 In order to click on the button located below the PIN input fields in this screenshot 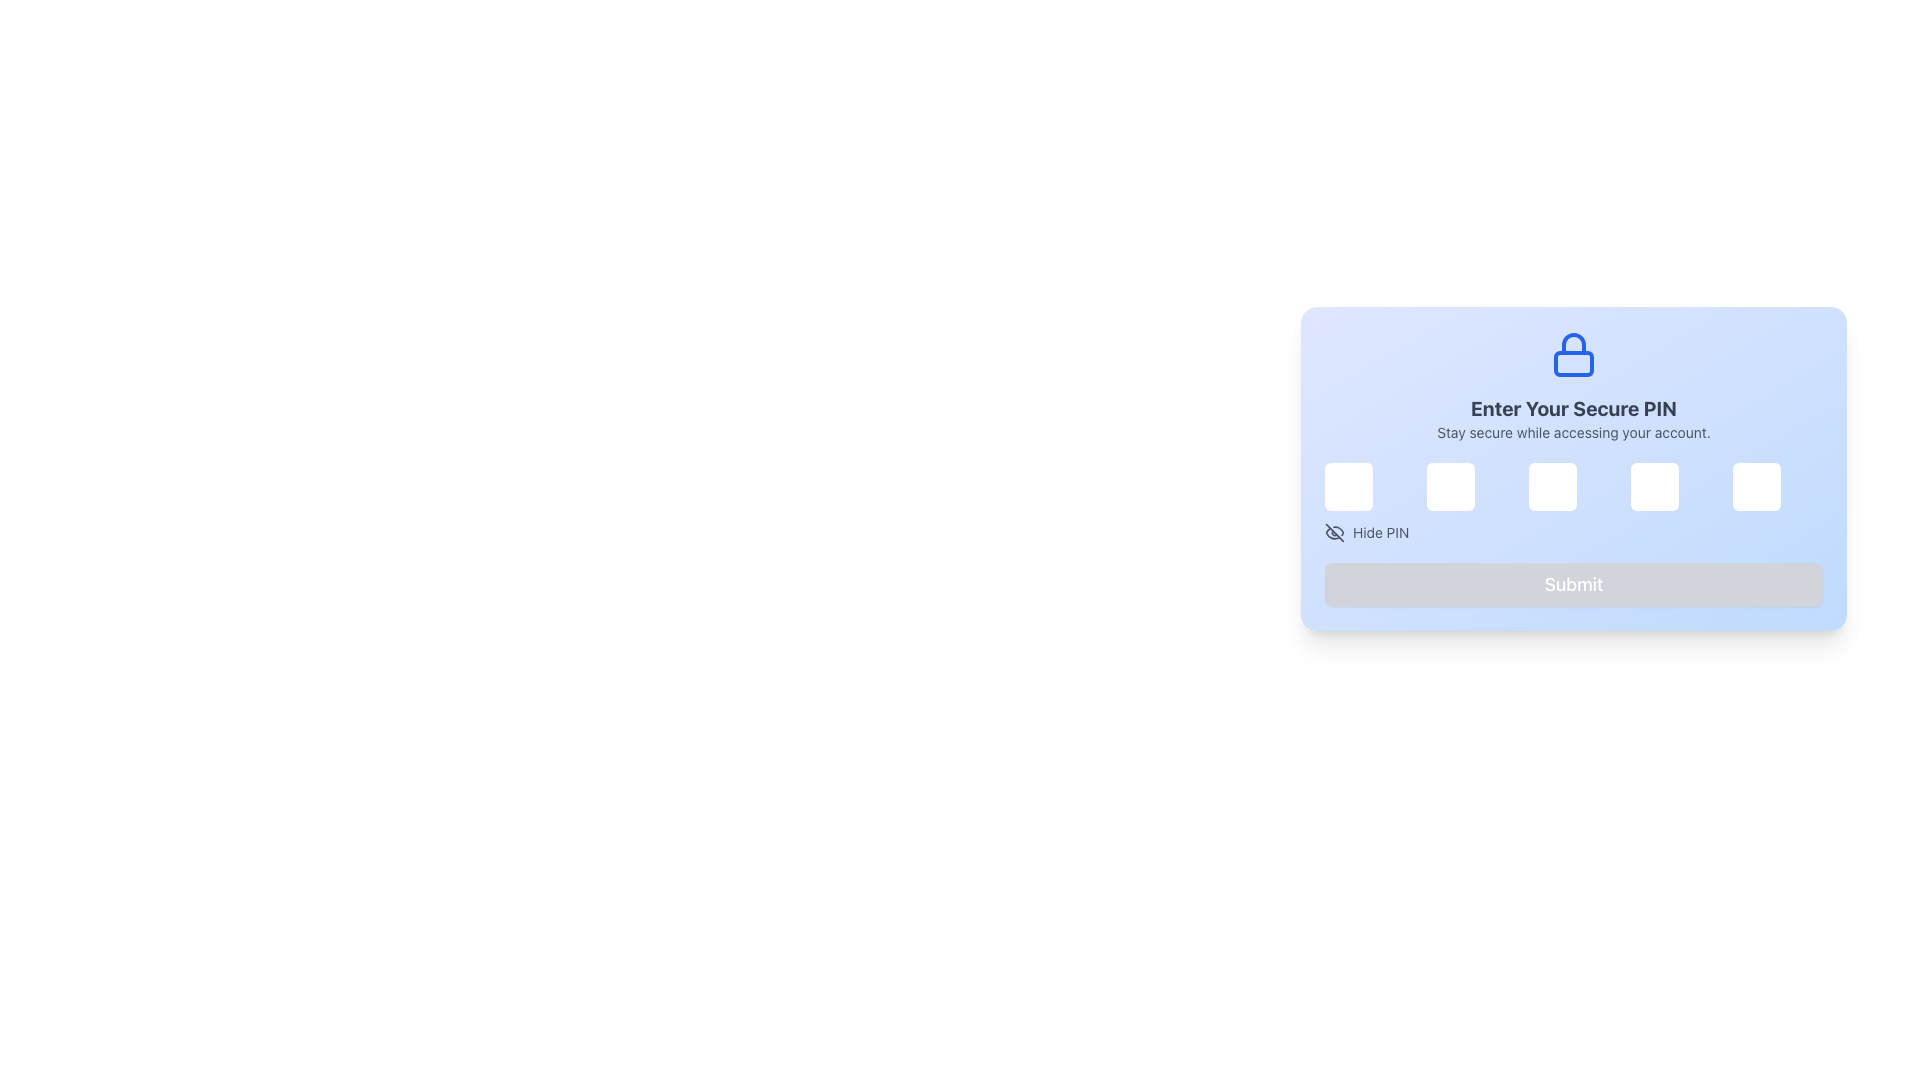, I will do `click(1366, 531)`.